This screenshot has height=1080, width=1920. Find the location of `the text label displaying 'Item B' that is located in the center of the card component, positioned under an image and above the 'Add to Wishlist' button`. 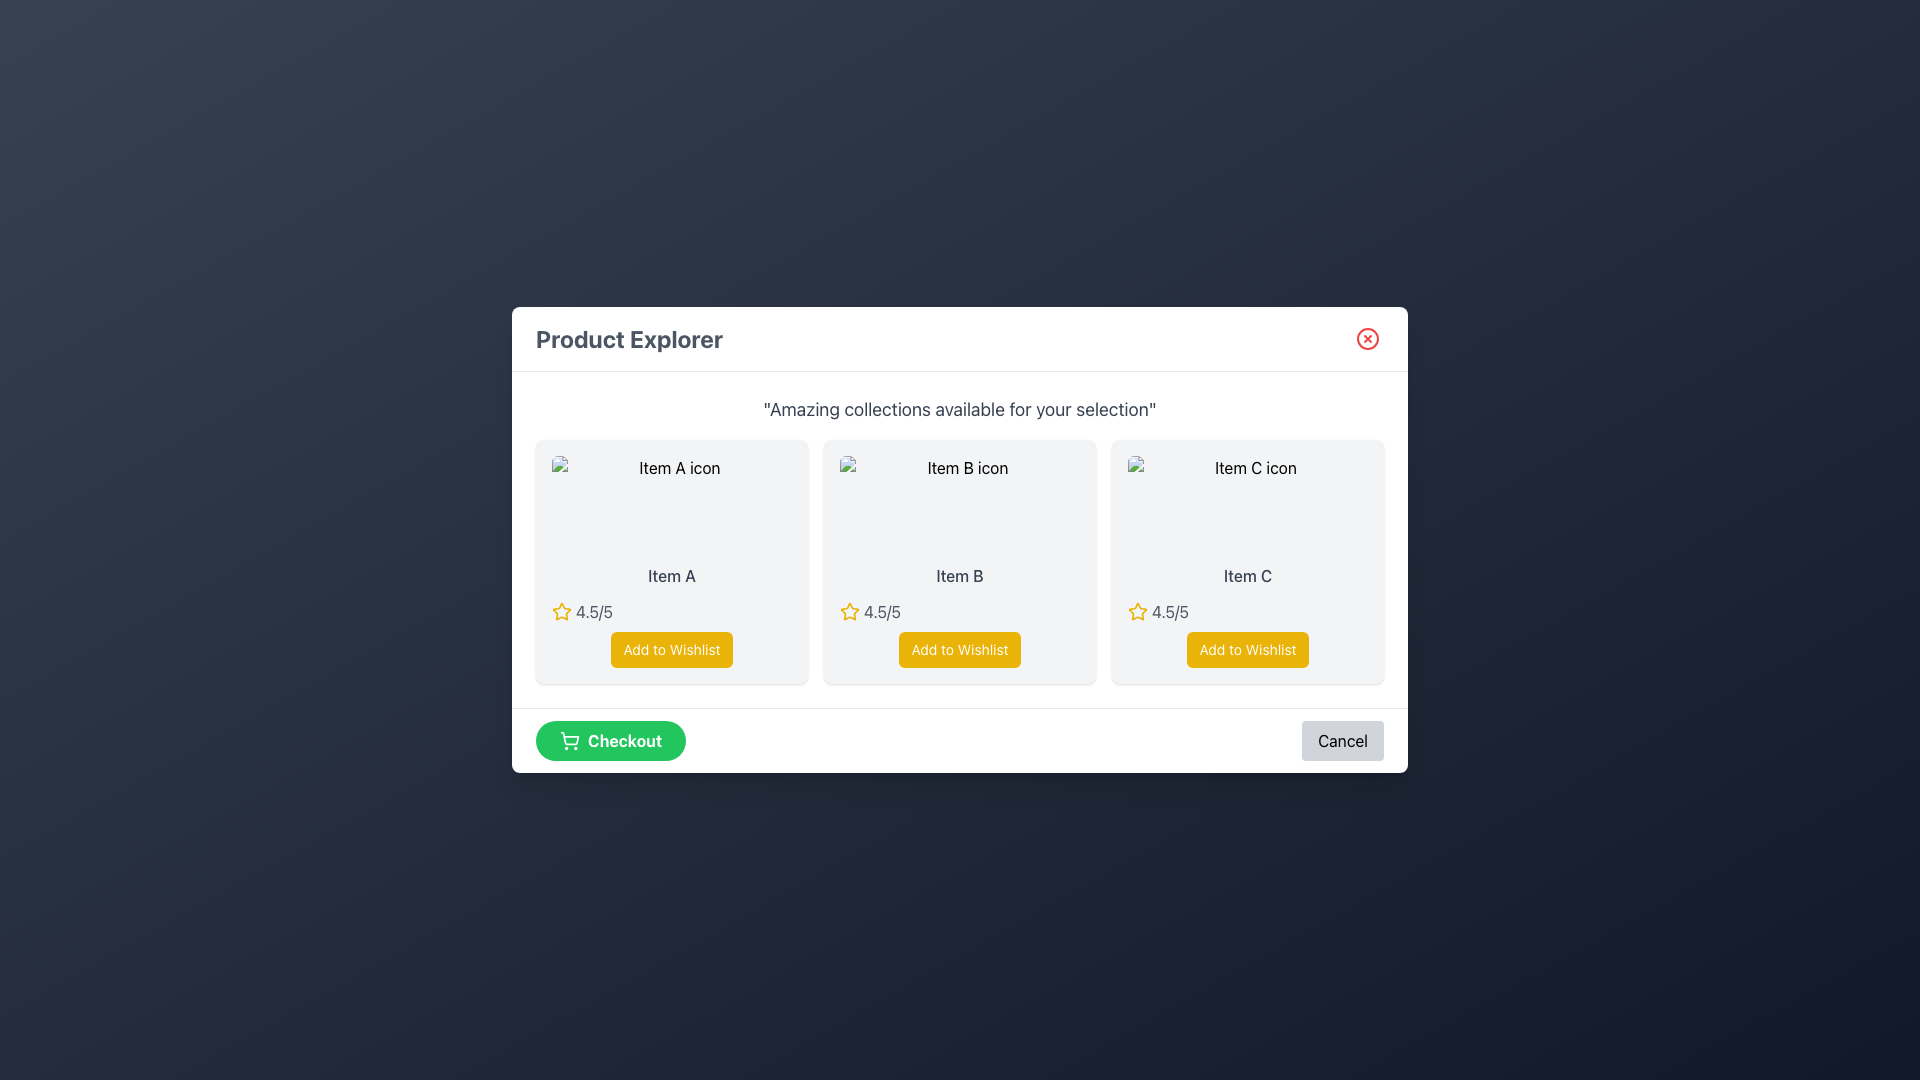

the text label displaying 'Item B' that is located in the center of the card component, positioned under an image and above the 'Add to Wishlist' button is located at coordinates (960, 575).